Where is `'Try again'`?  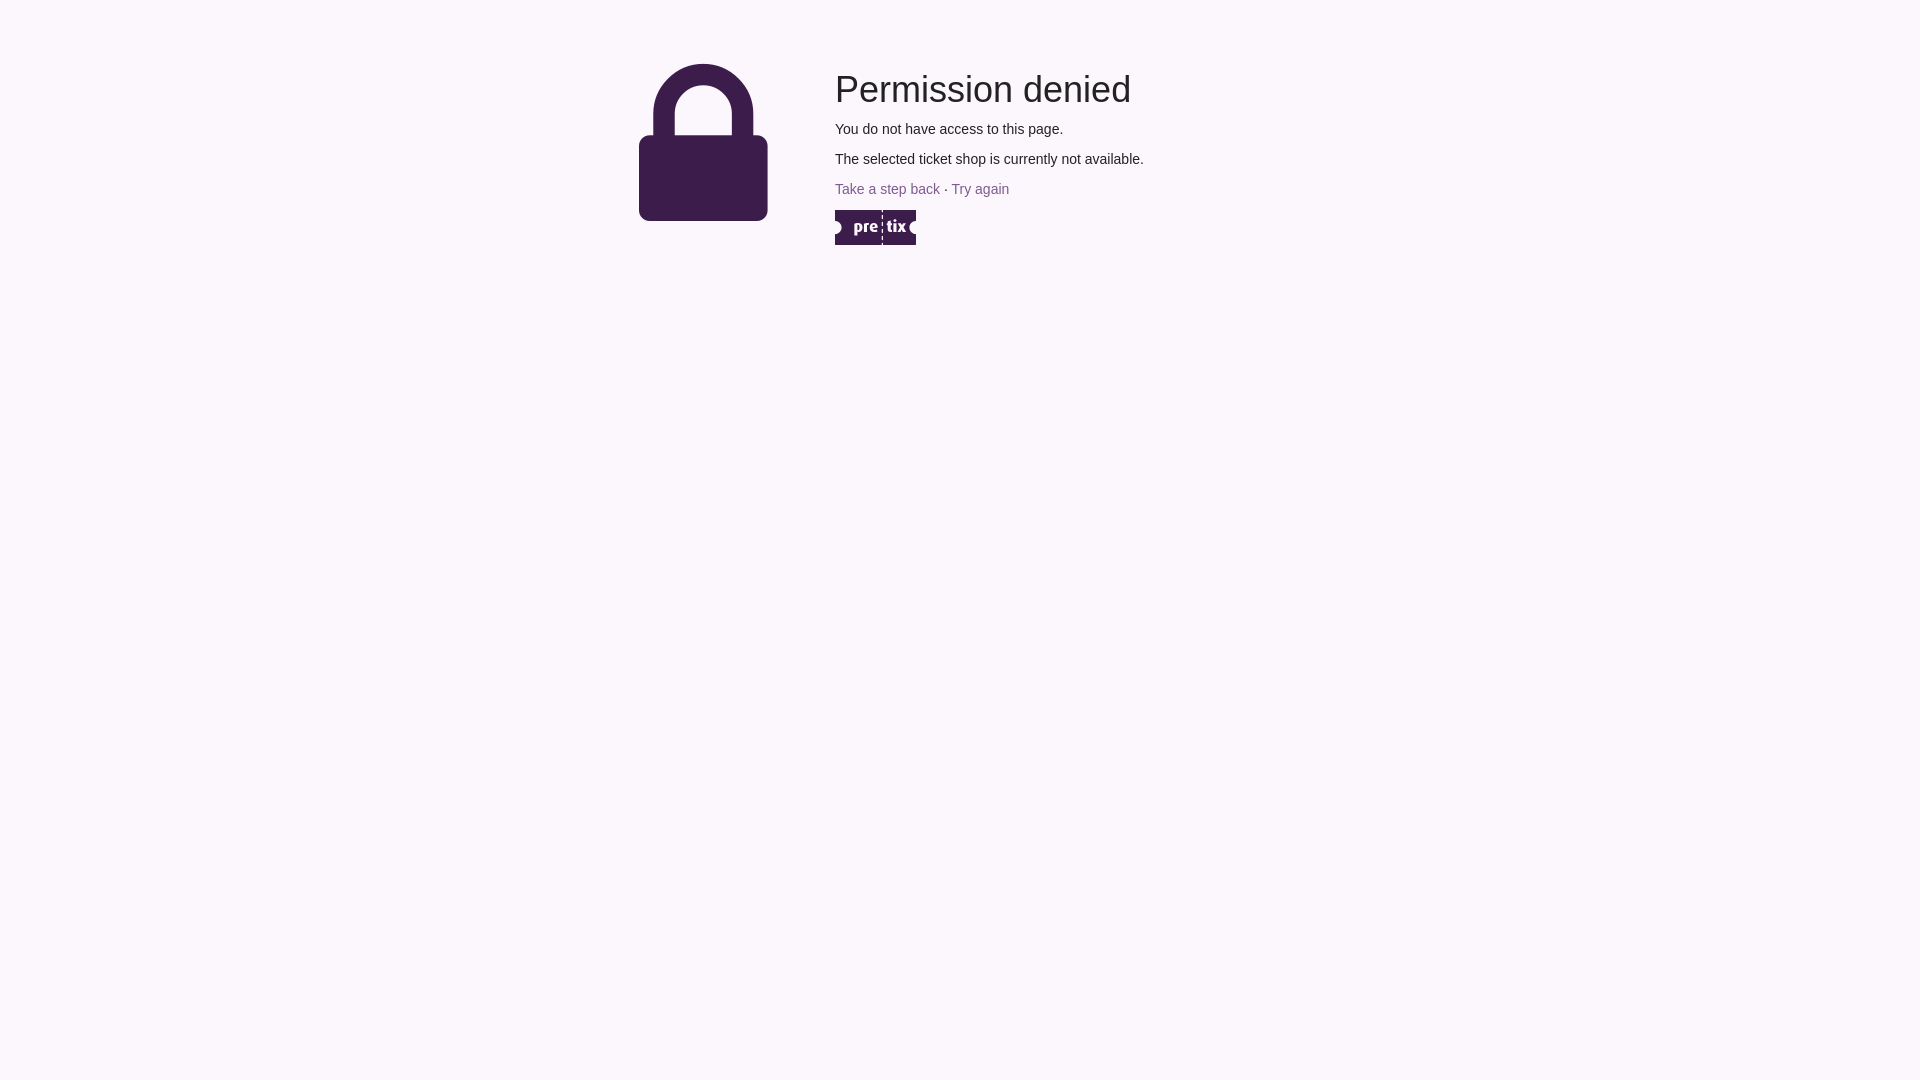
'Try again' is located at coordinates (949, 189).